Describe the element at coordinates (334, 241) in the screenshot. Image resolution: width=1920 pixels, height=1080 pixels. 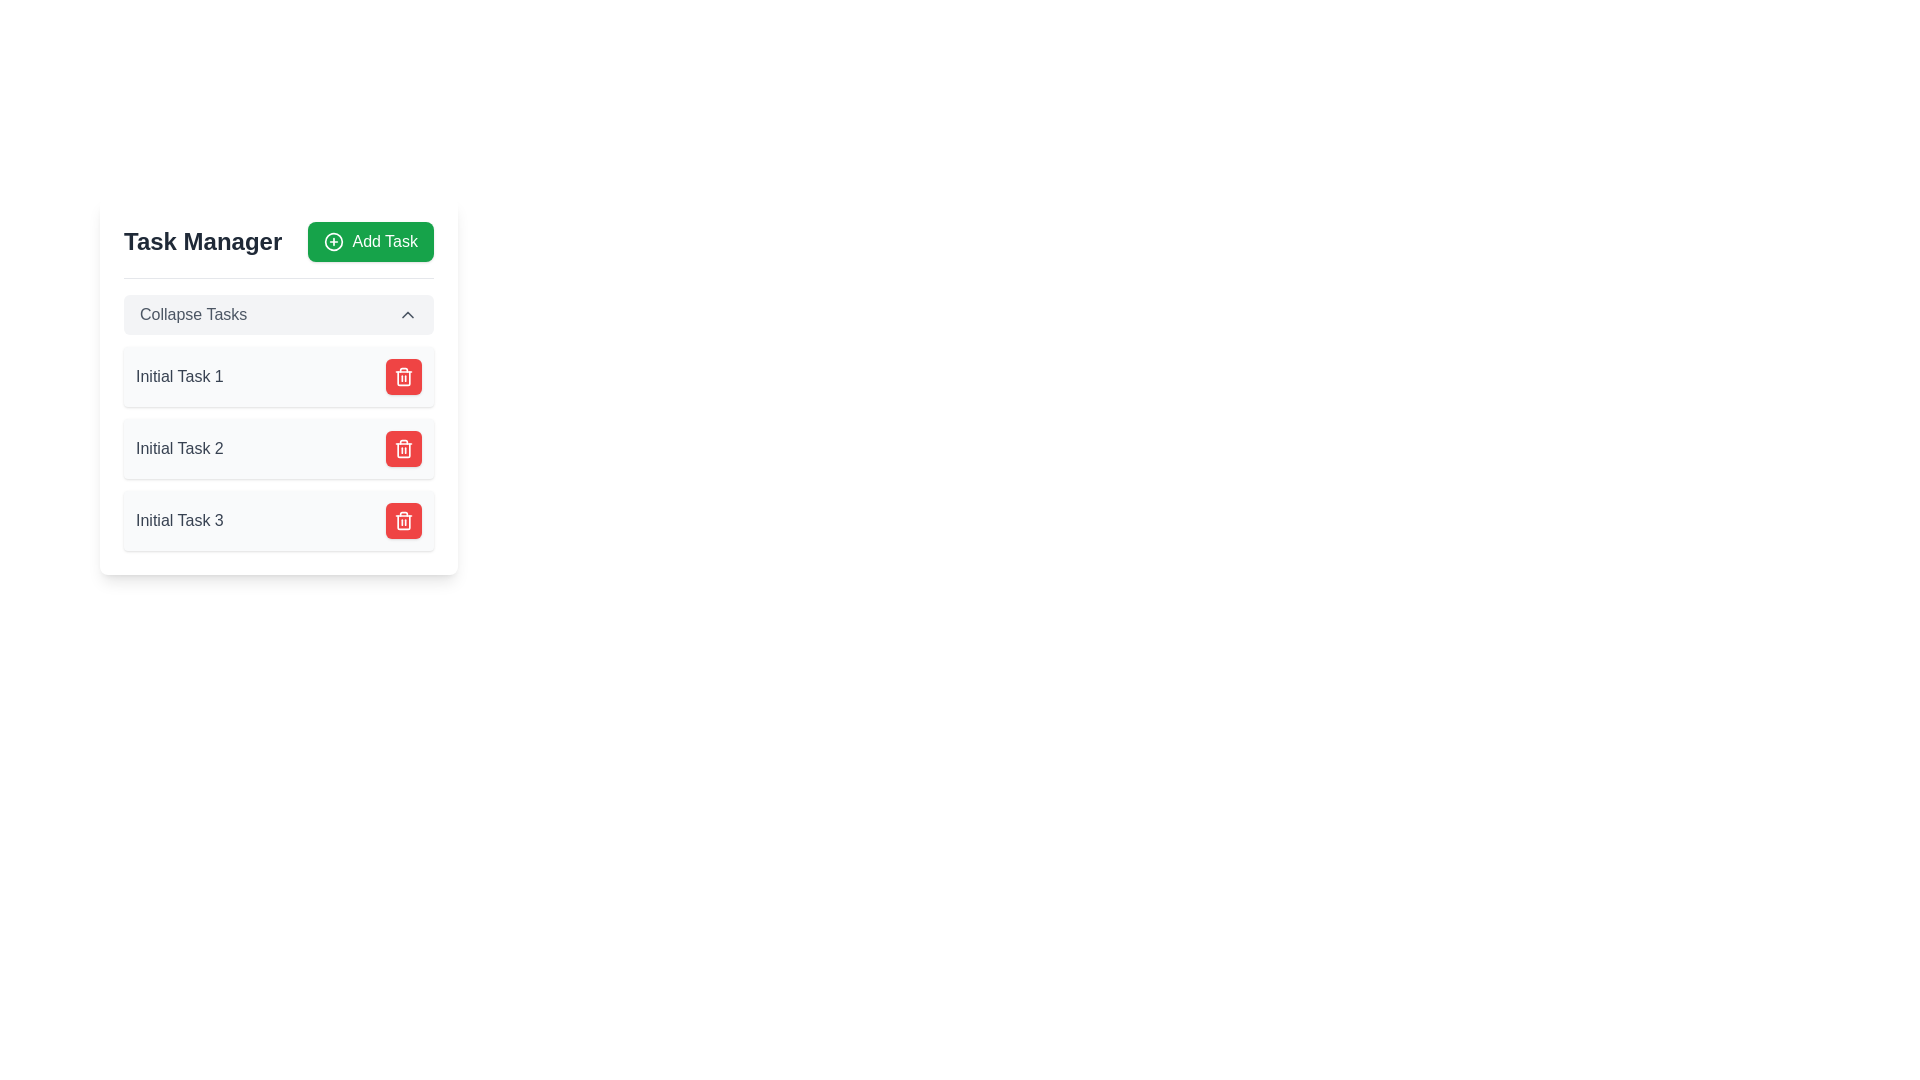
I see `the circular outline graphic element that is part of an icon representing an action, located to the left of the 'Add Task' button in the 'Task Manager' widget` at that location.